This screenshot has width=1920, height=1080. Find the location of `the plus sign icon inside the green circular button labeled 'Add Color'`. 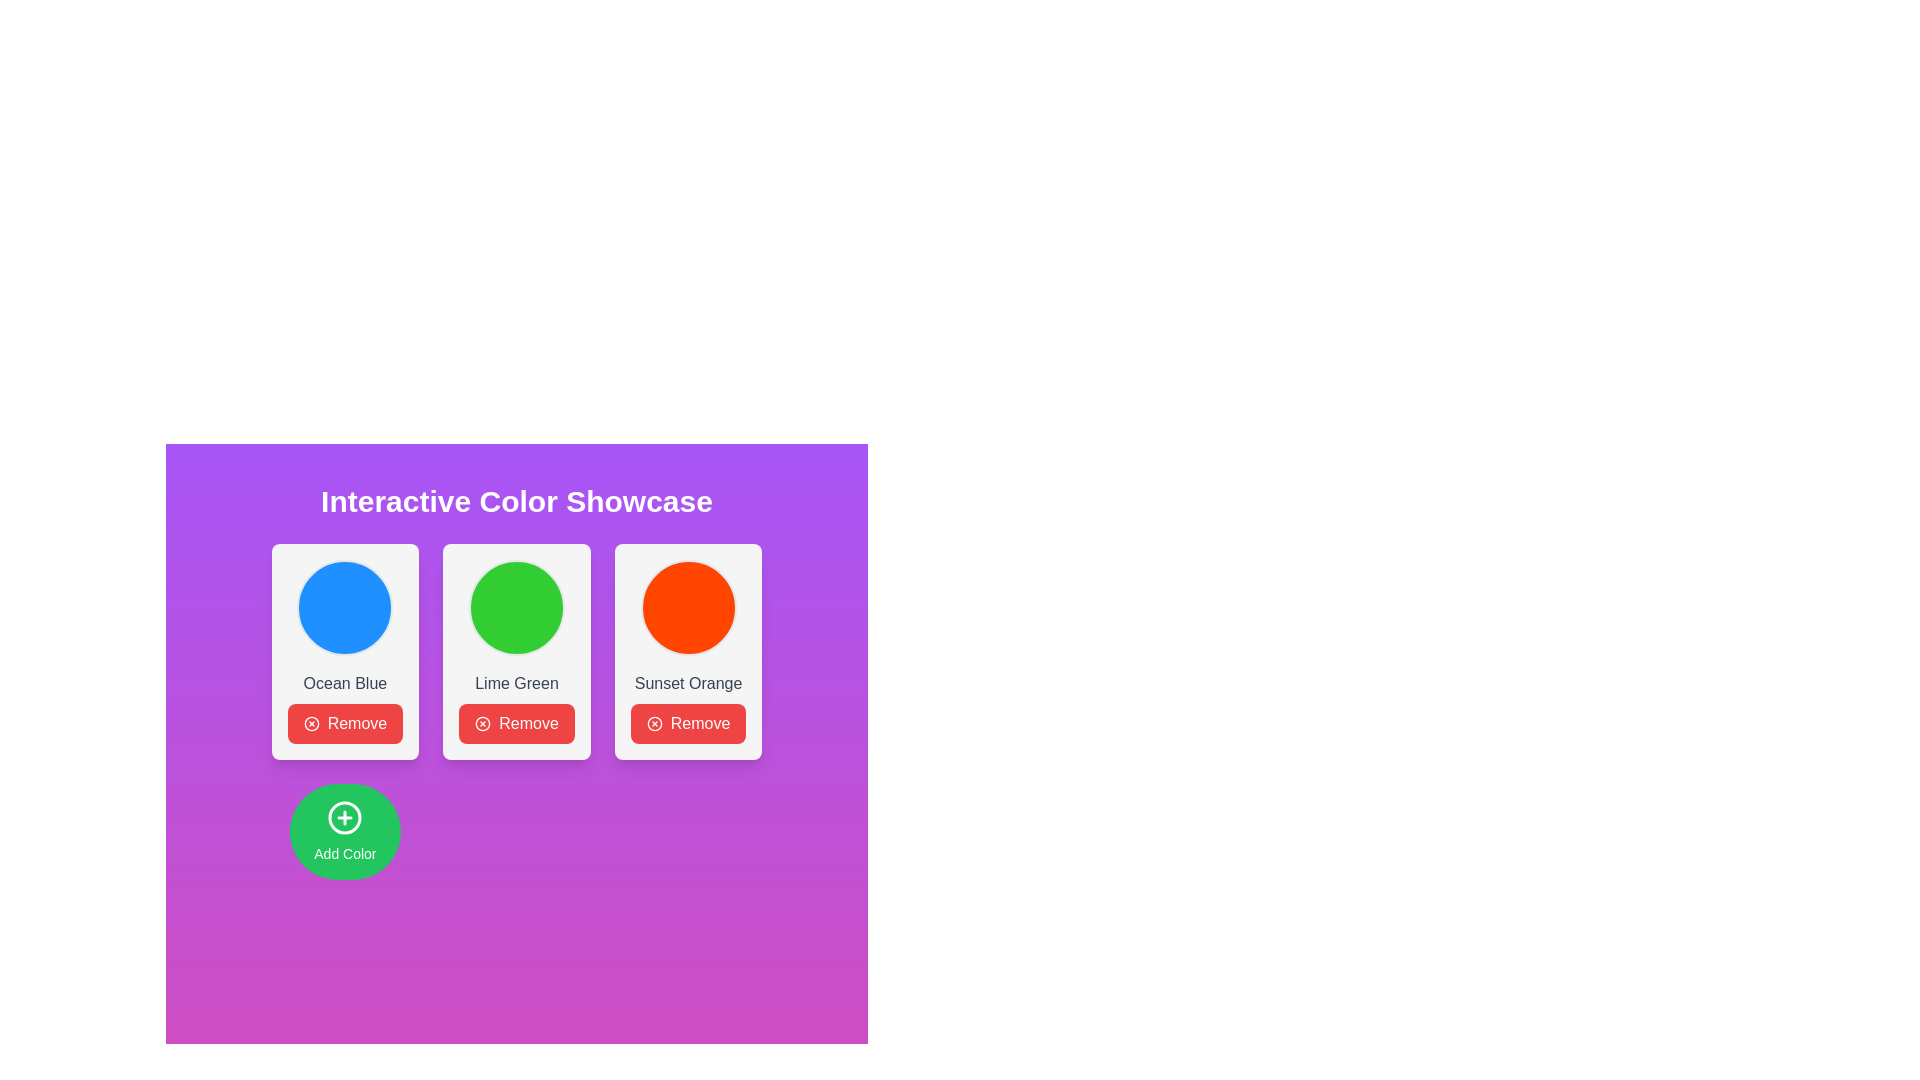

the plus sign icon inside the green circular button labeled 'Add Color' is located at coordinates (345, 817).